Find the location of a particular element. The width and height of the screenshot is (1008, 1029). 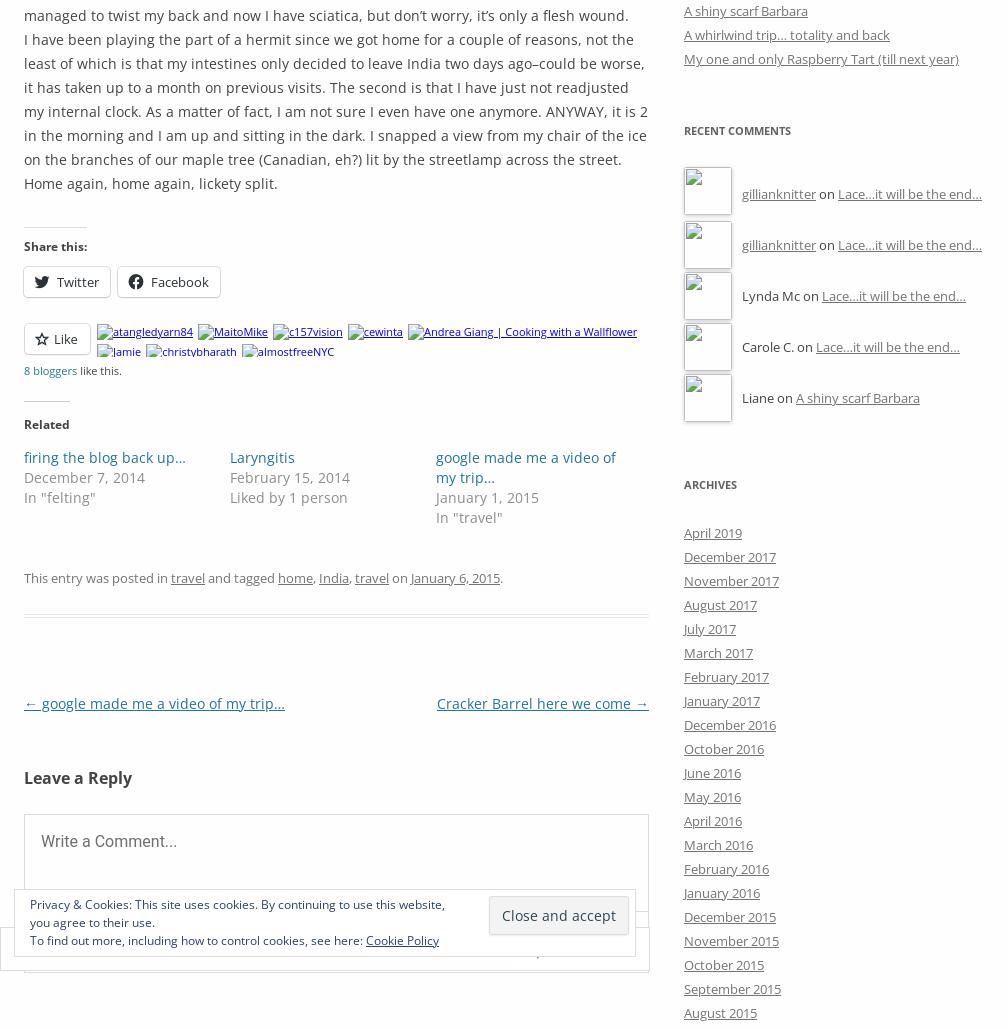

'November 2017' is located at coordinates (684, 579).